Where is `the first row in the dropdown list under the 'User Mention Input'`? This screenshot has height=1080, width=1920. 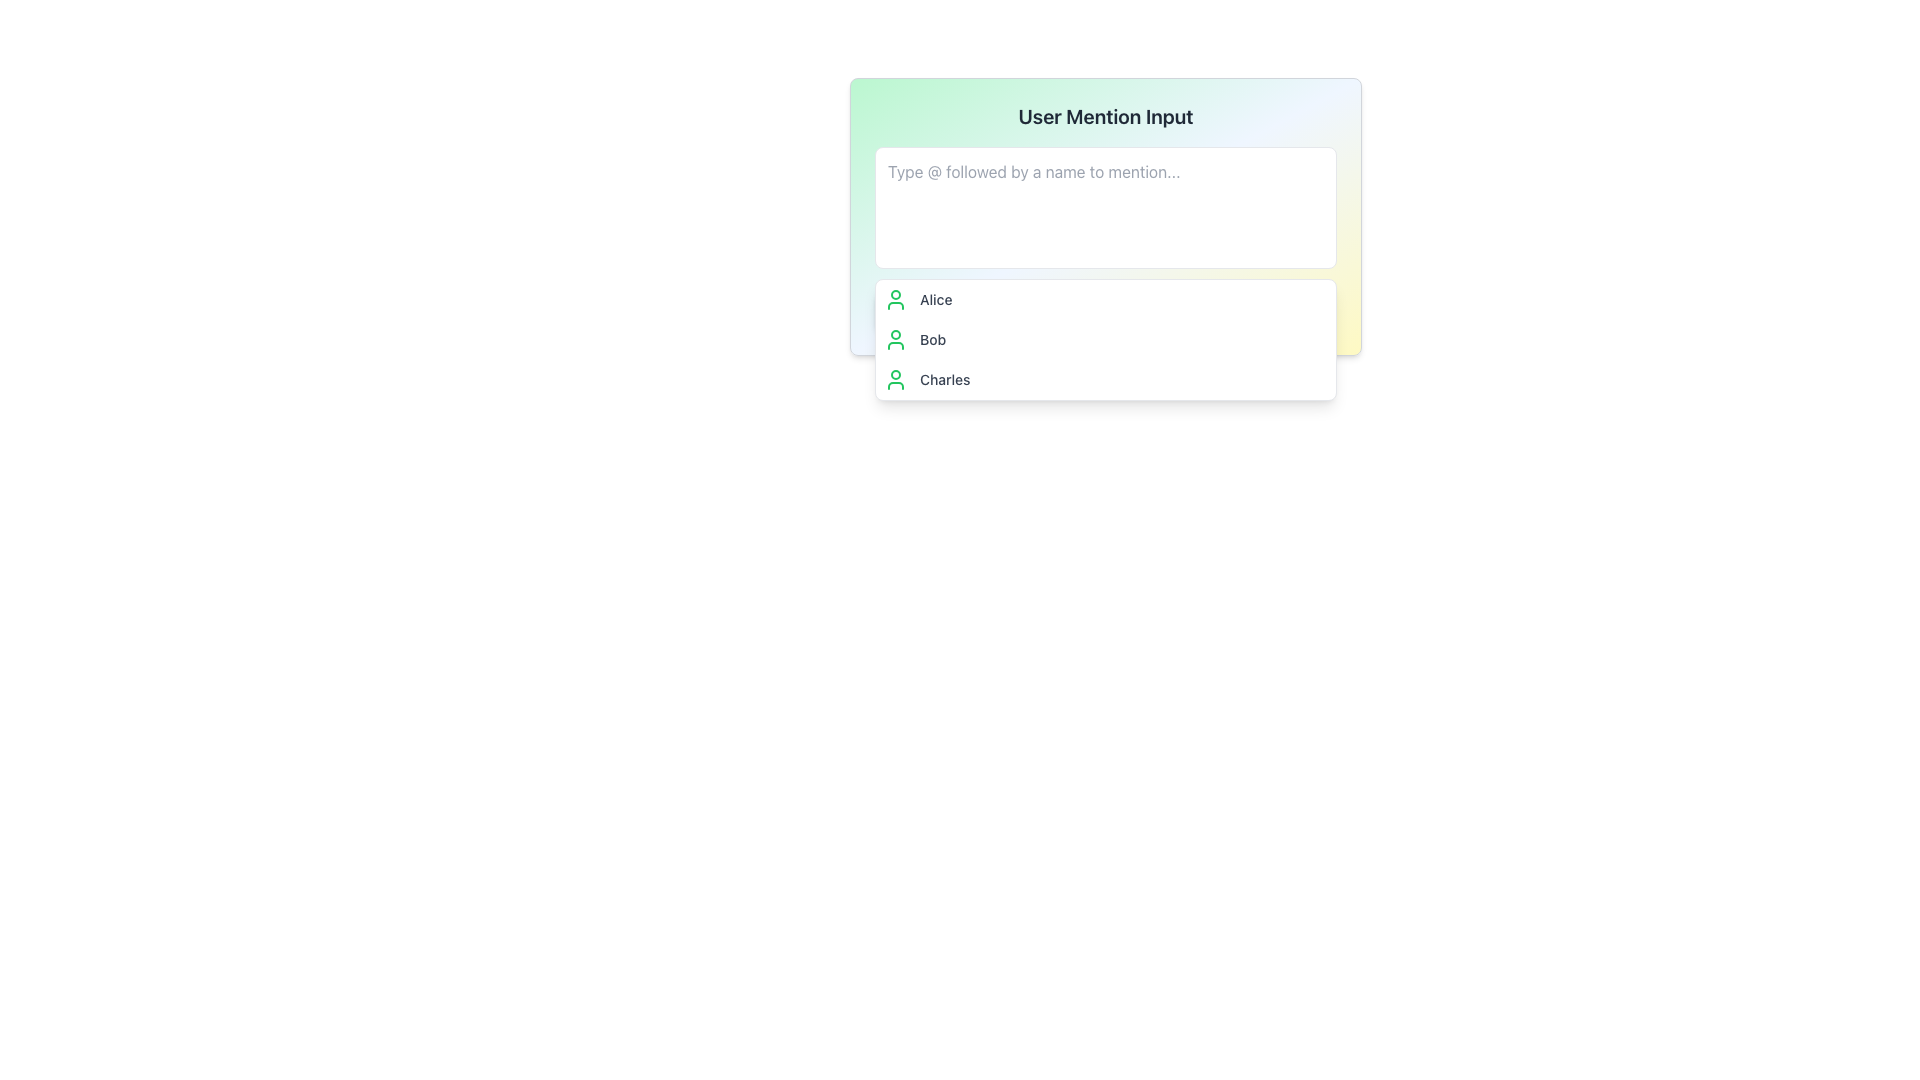
the first row in the dropdown list under the 'User Mention Input' is located at coordinates (1104, 311).